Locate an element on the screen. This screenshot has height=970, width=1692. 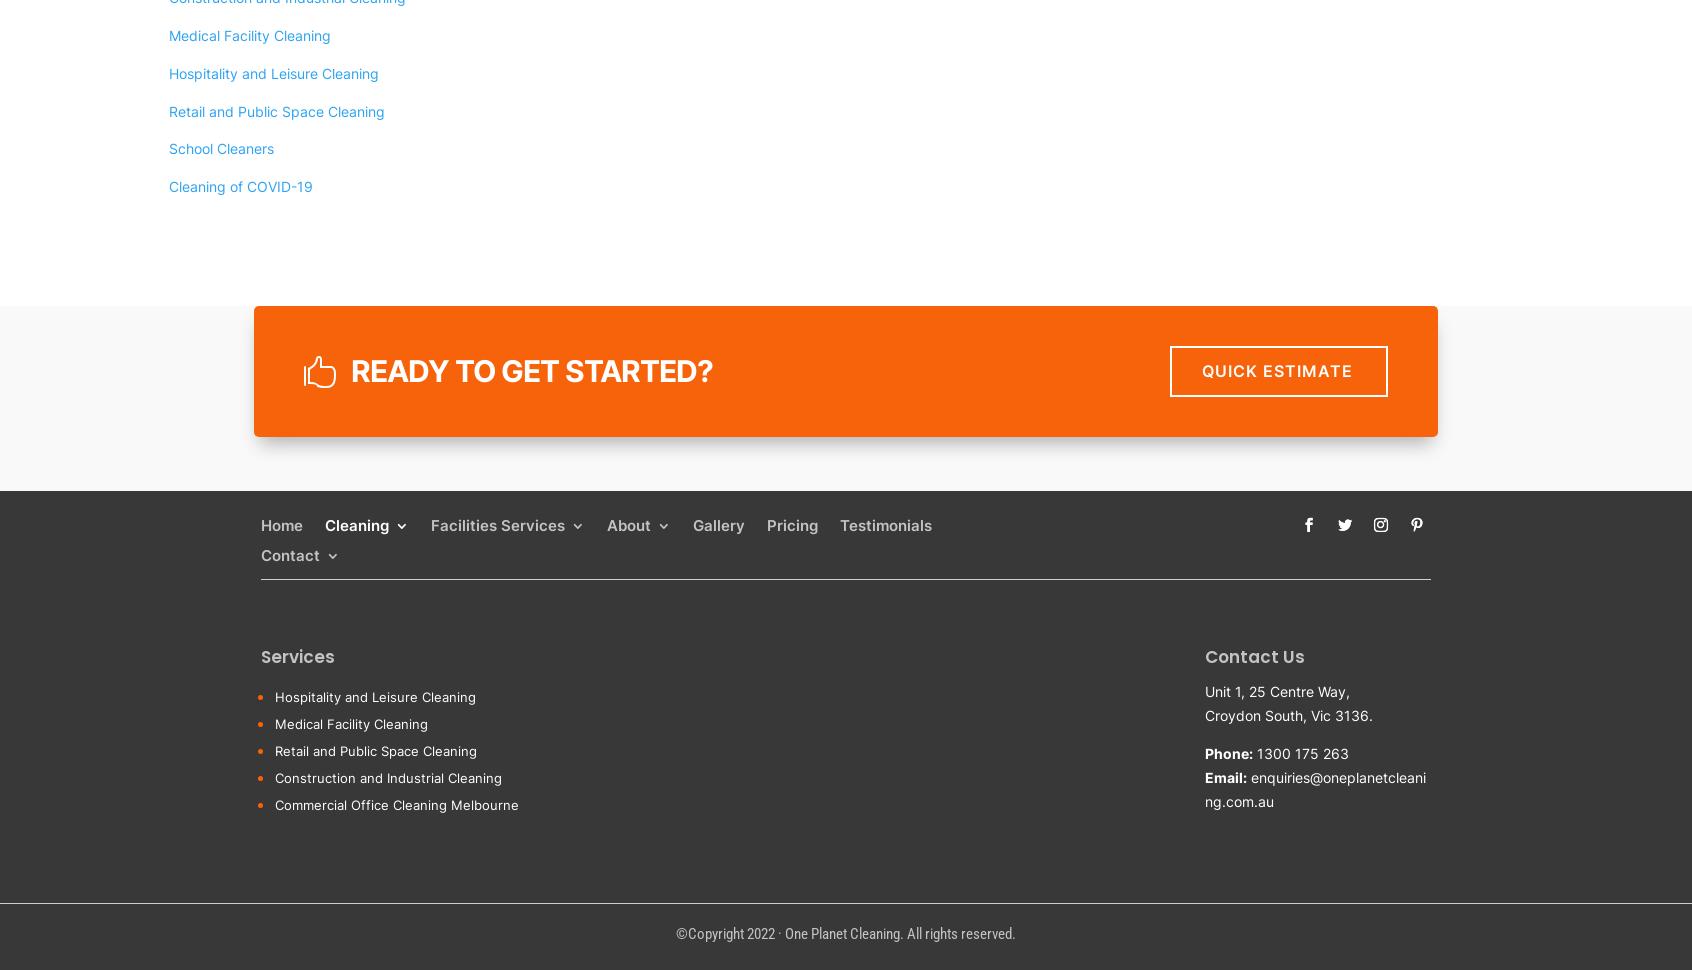
'Careers' is located at coordinates (664, 582).